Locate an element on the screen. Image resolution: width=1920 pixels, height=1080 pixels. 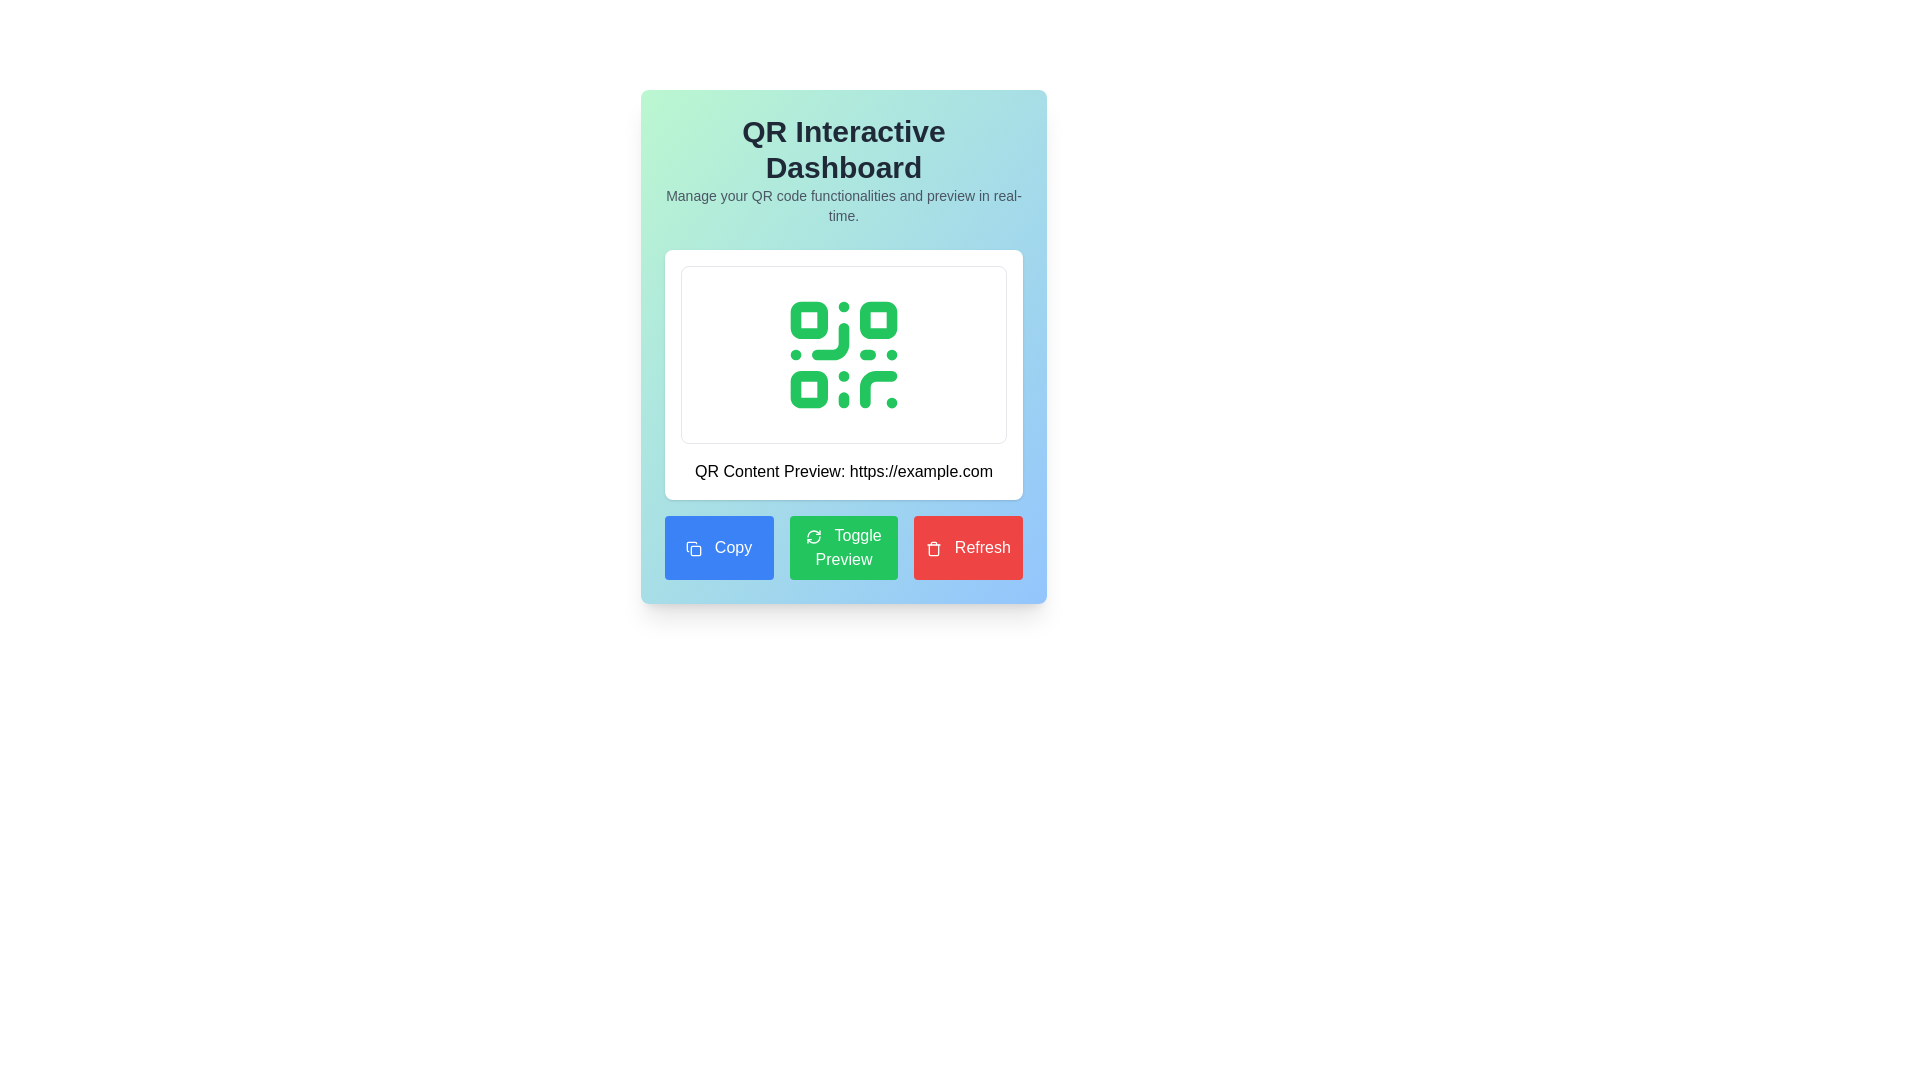
the refresh button located in the lower right corner of the interface, which contains the refresh icon to the left of the 'Refresh' text is located at coordinates (933, 548).